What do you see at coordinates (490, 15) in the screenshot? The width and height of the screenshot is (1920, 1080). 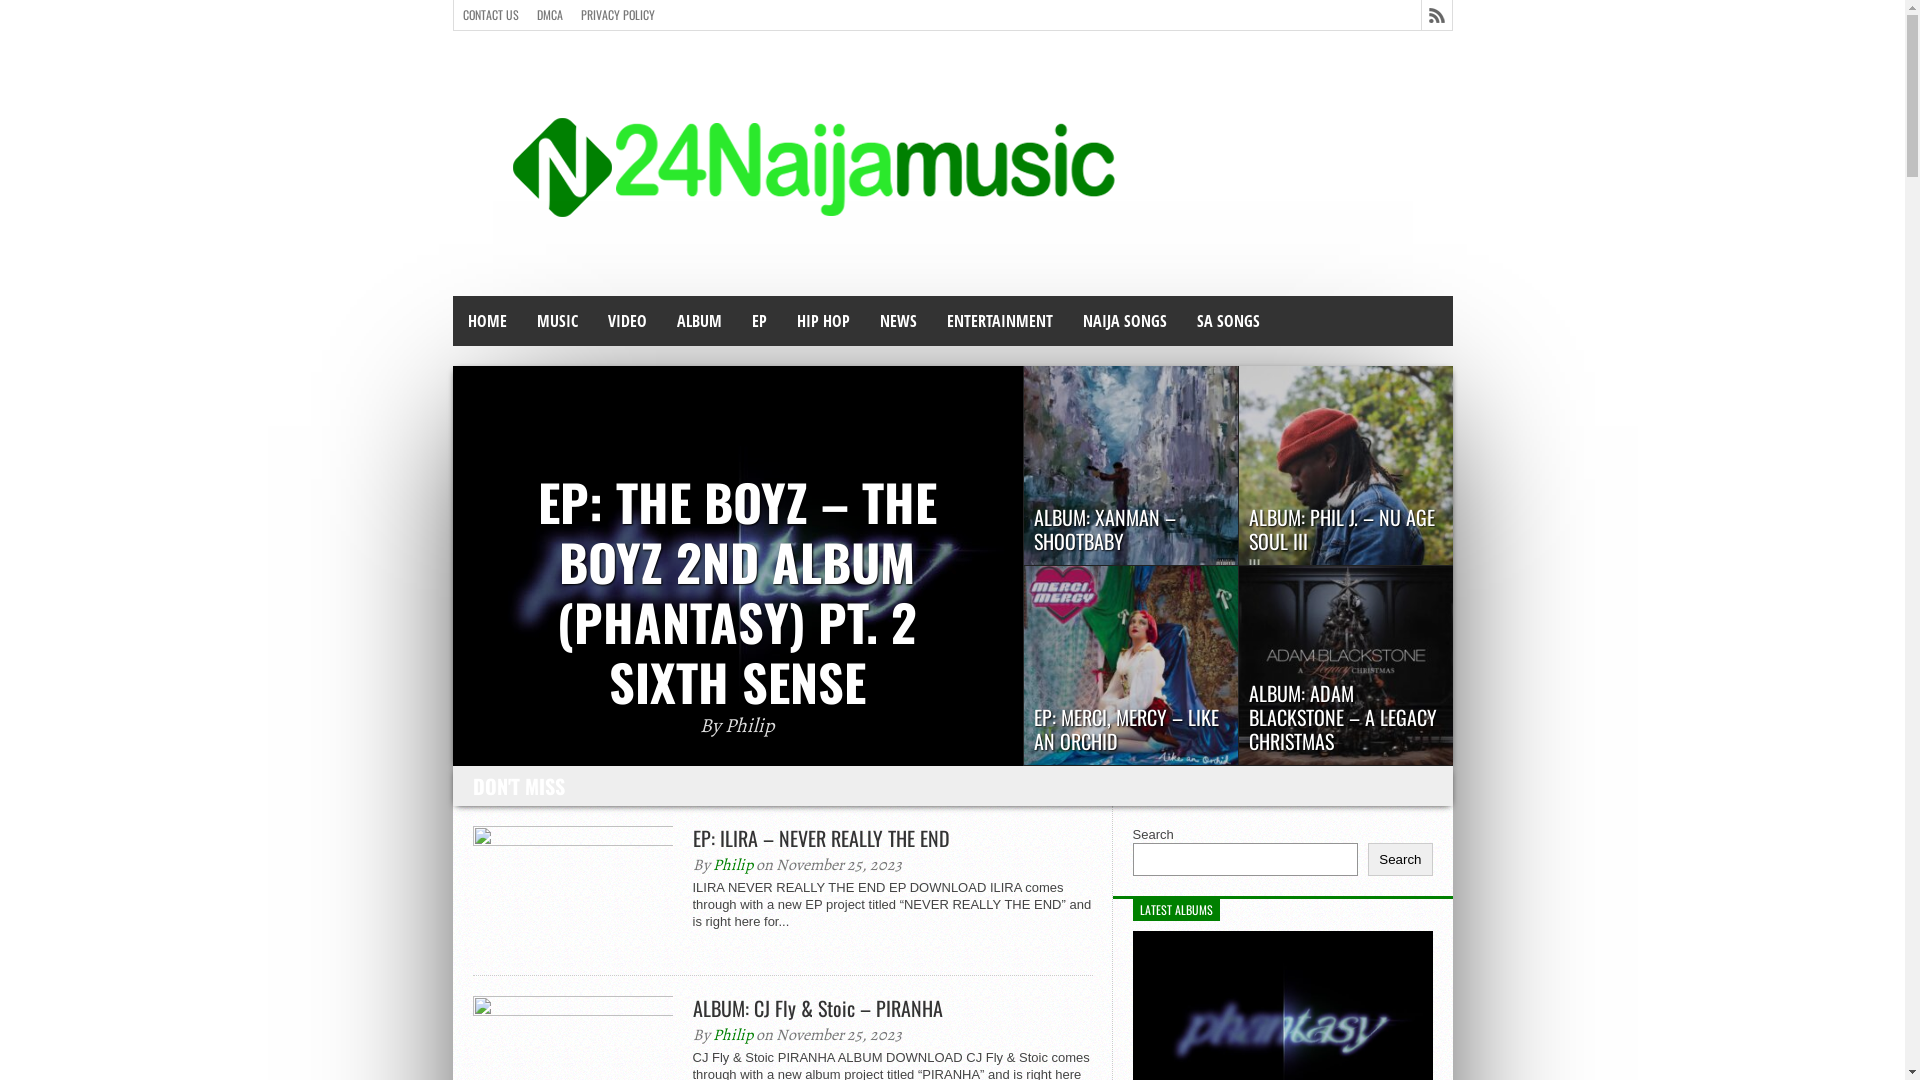 I see `'CONTACT US'` at bounding box center [490, 15].